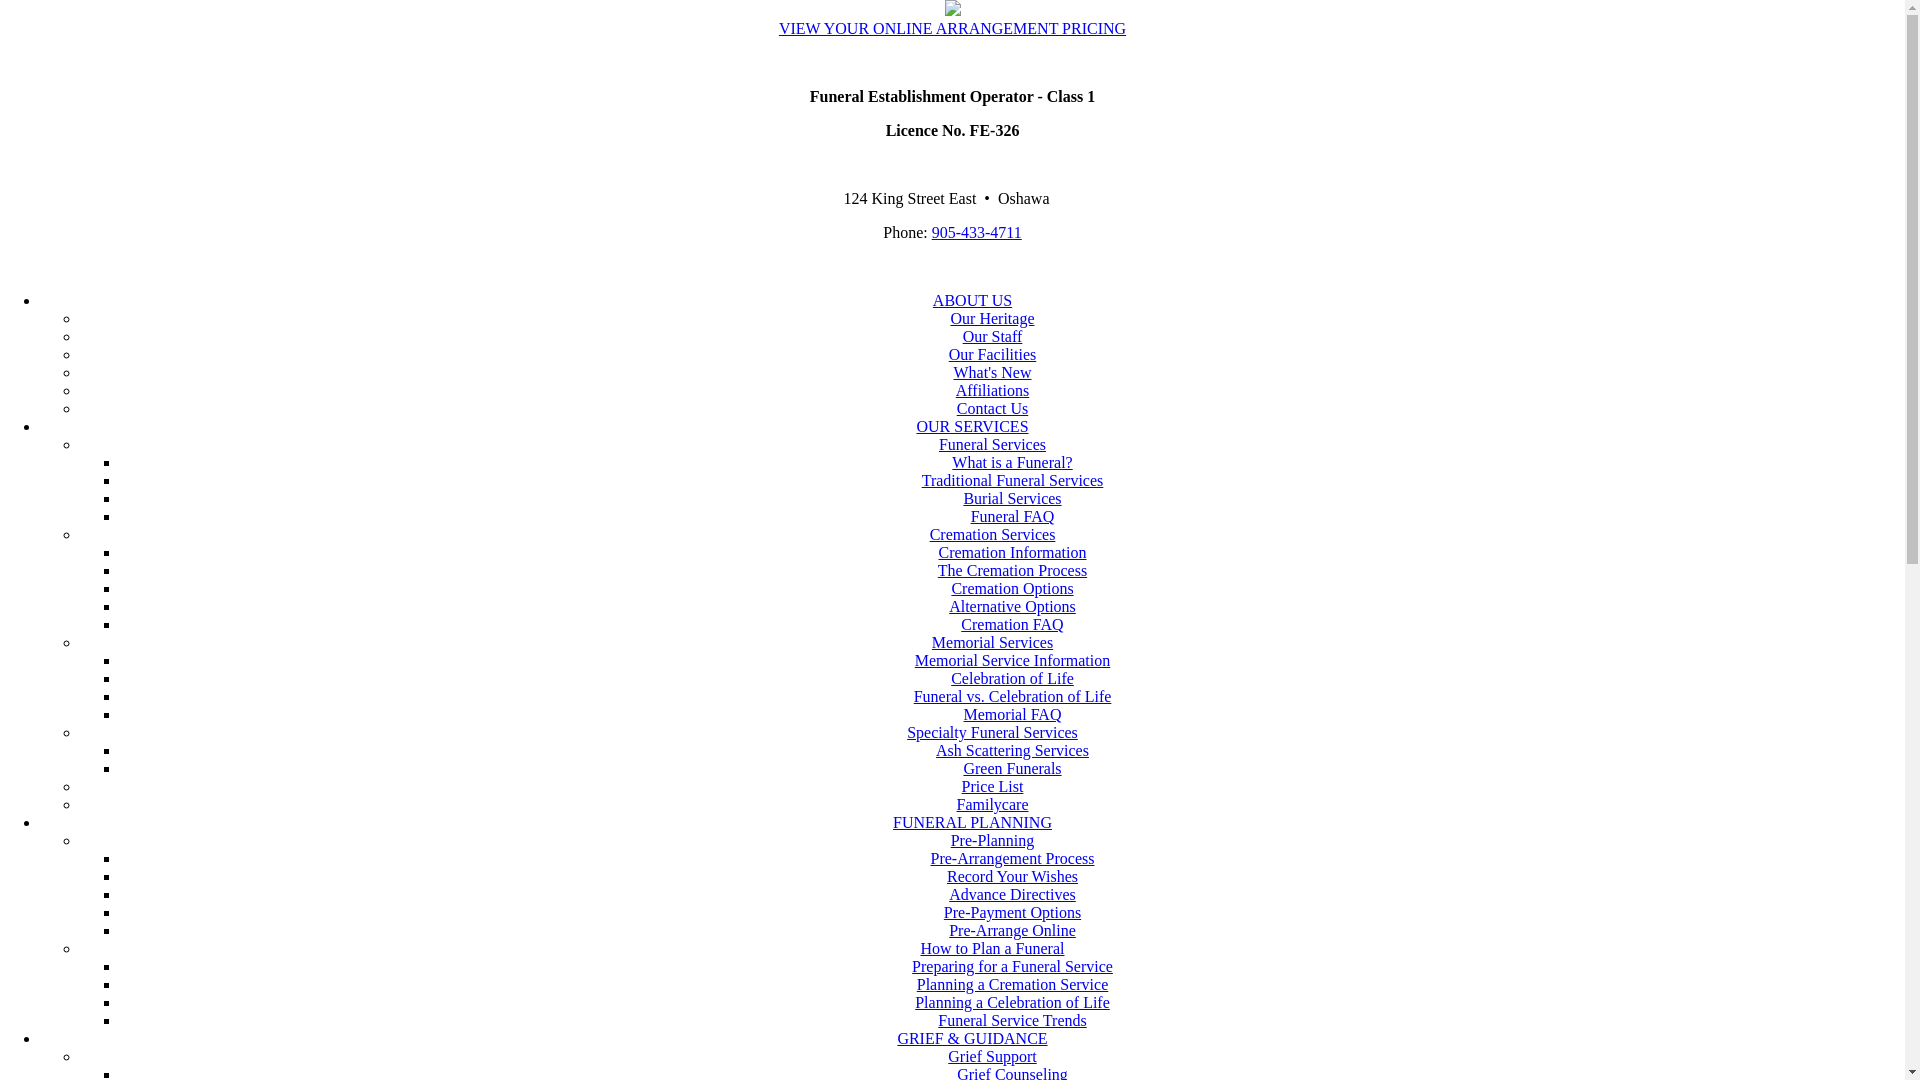 The width and height of the screenshot is (1920, 1080). What do you see at coordinates (963, 767) in the screenshot?
I see `'Green Funerals'` at bounding box center [963, 767].